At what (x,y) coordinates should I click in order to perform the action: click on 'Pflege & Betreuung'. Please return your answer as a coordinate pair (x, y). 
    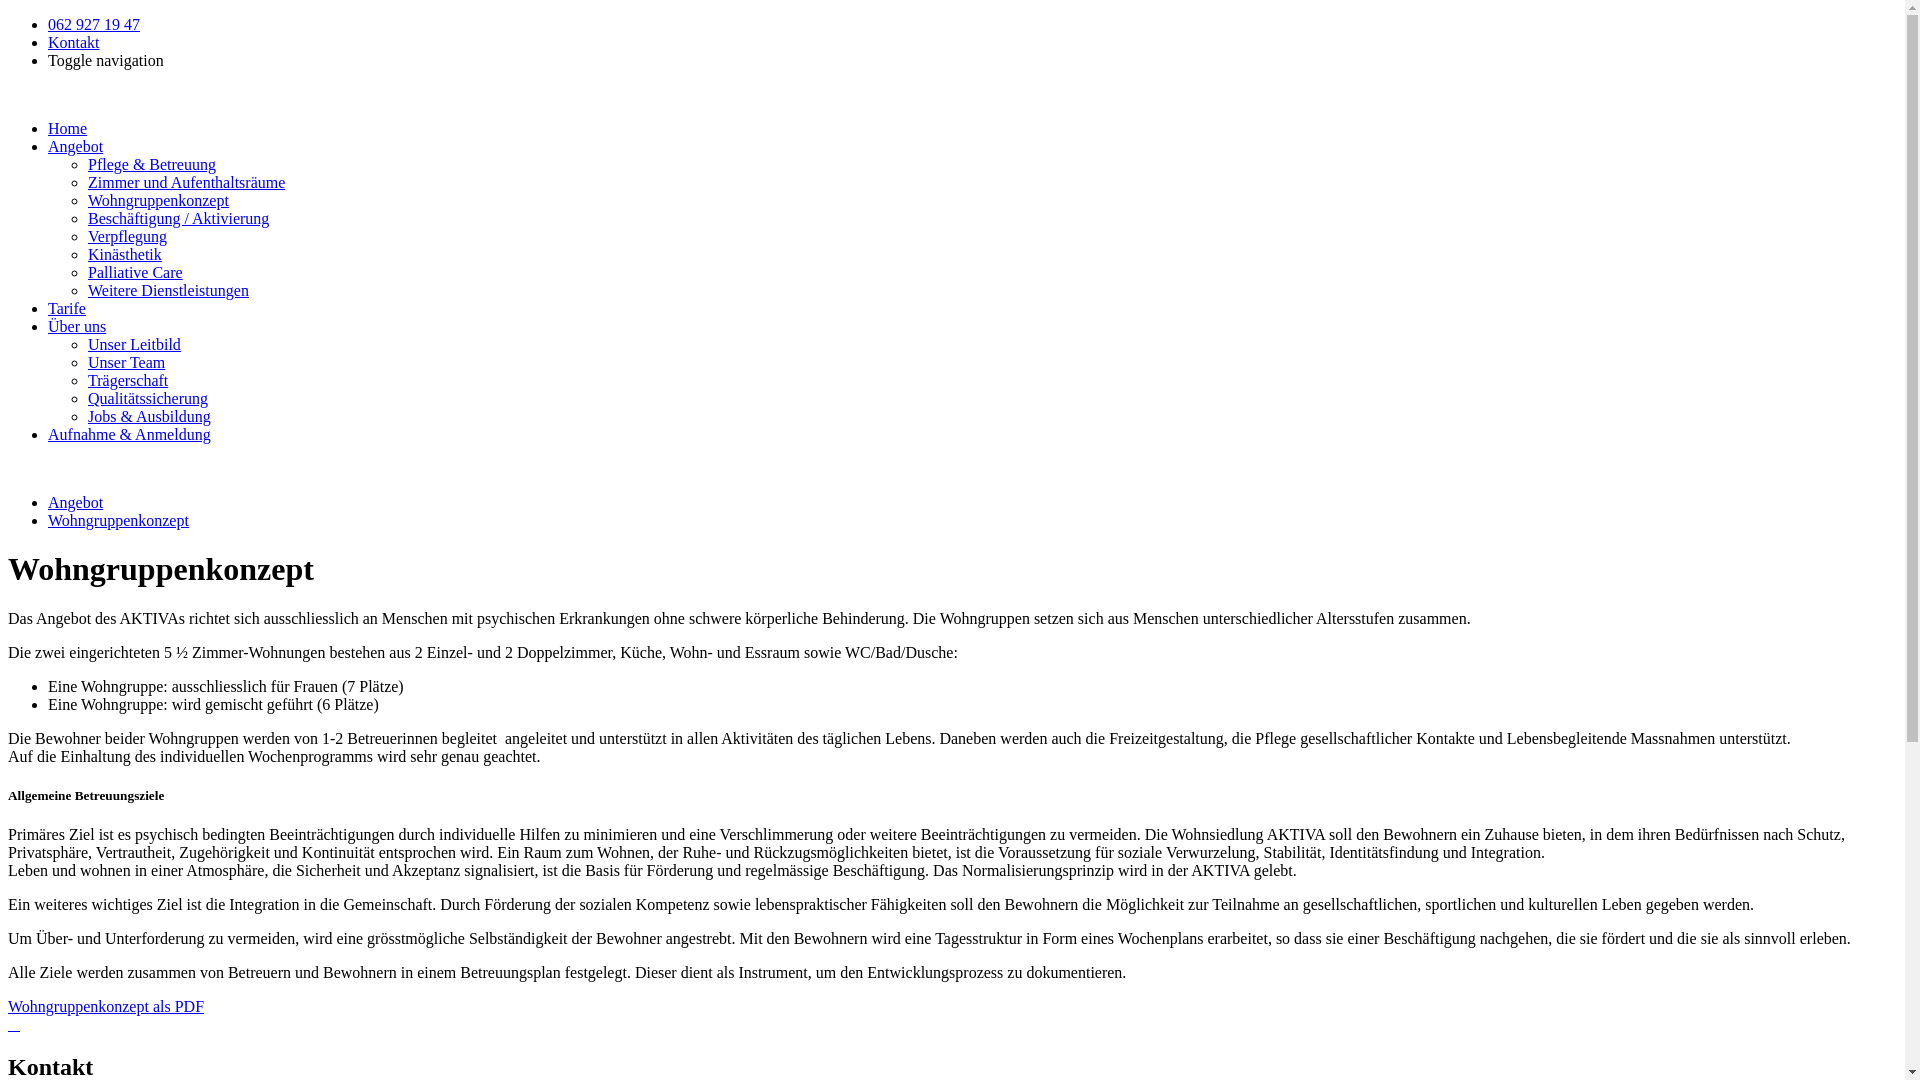
    Looking at the image, I should click on (151, 163).